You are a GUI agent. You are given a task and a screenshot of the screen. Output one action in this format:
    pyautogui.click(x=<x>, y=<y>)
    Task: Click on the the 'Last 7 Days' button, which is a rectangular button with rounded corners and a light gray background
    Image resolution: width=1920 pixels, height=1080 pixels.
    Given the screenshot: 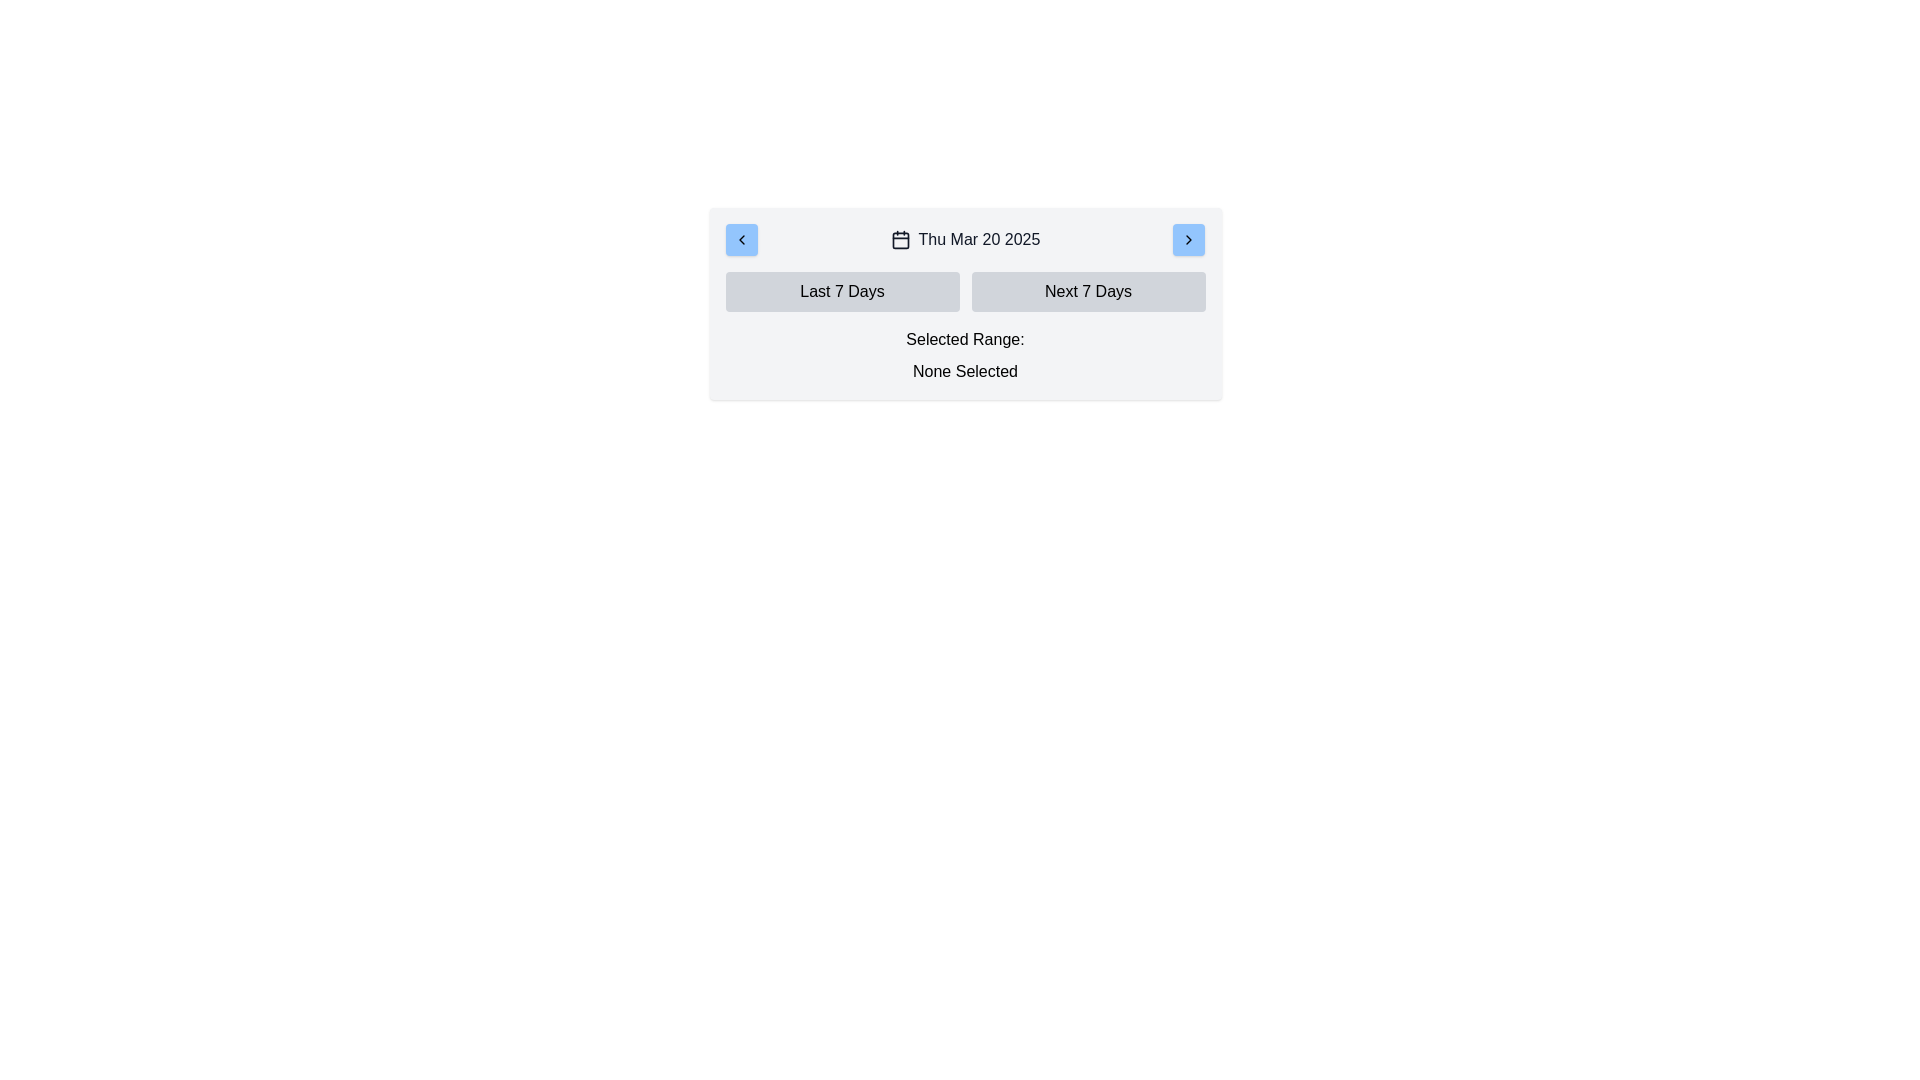 What is the action you would take?
    pyautogui.click(x=842, y=292)
    